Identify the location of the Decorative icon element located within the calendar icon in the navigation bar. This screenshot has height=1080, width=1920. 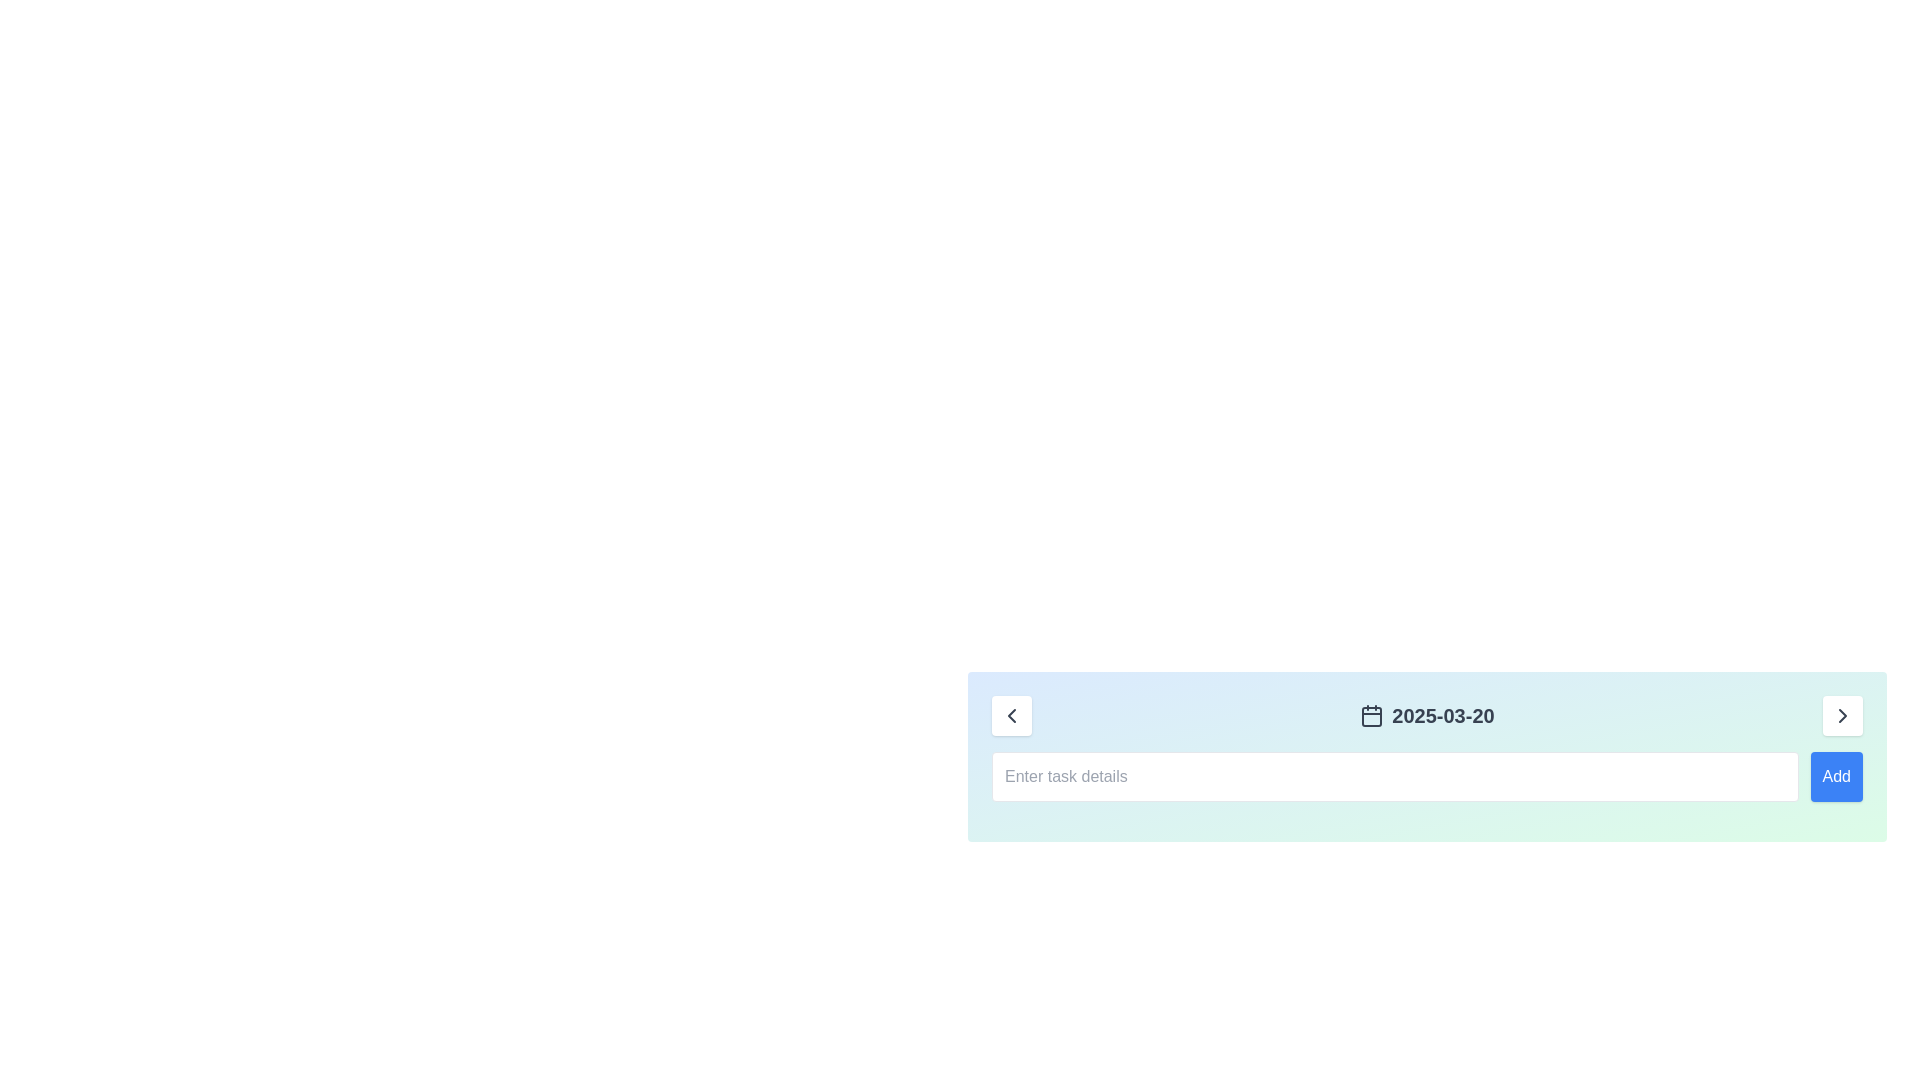
(1371, 716).